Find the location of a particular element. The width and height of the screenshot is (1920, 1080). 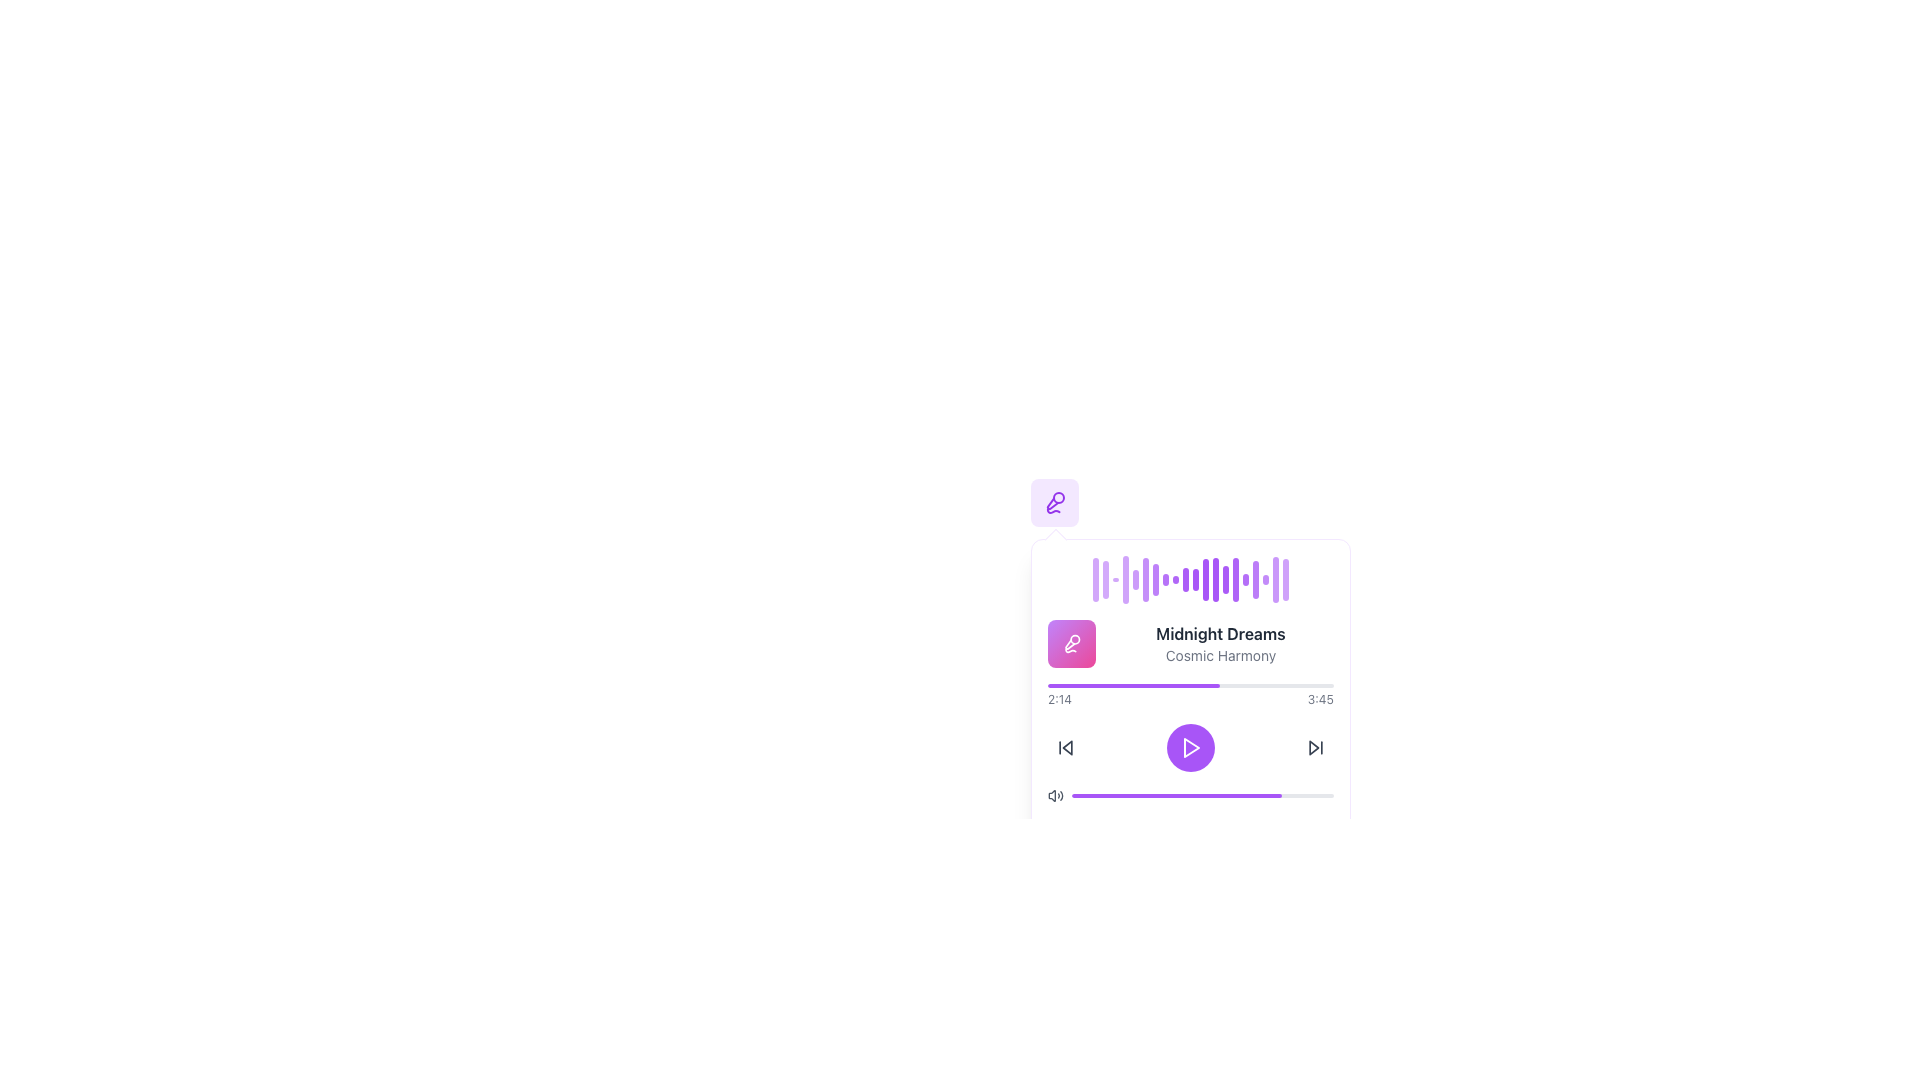

the forward arrow icon located to the right of the central play button in the media playback control interface to skip forward to the next track or segment is located at coordinates (1314, 748).